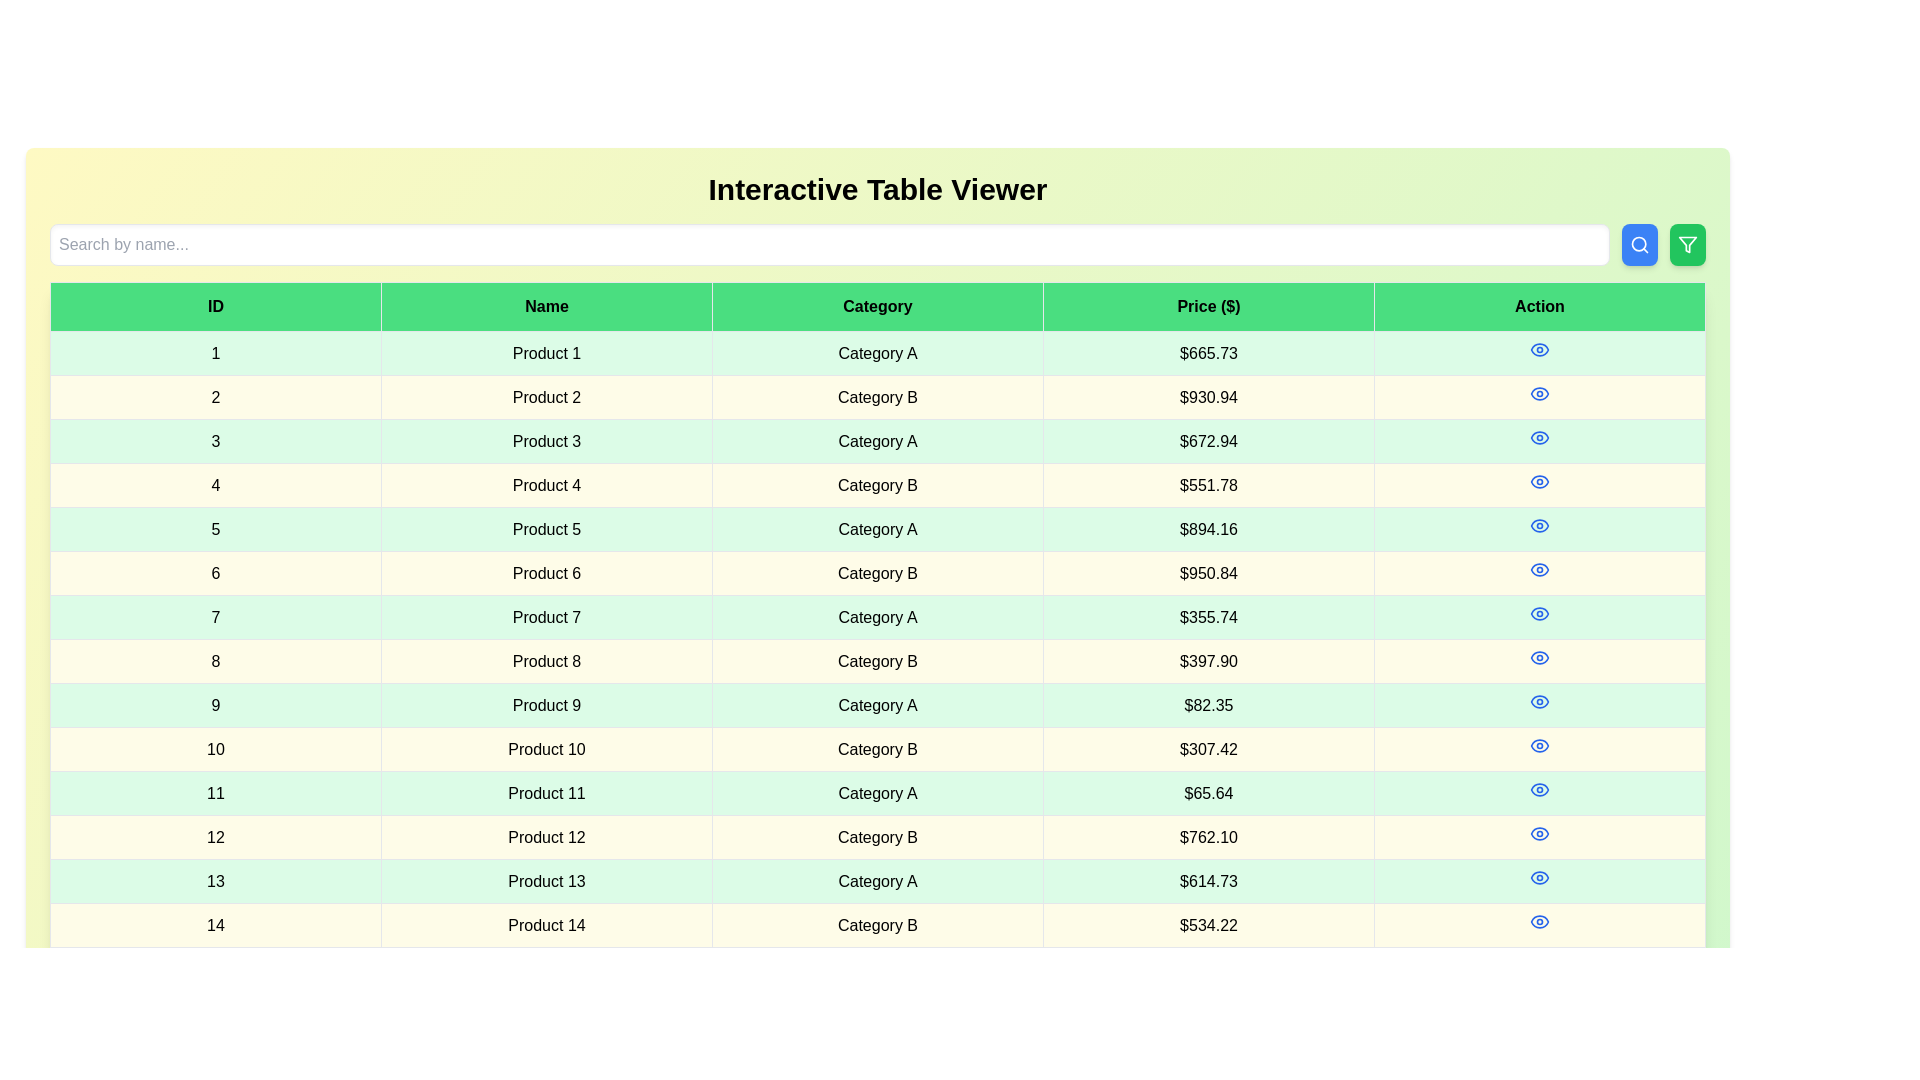 The image size is (1920, 1080). I want to click on 'Search' button to execute a search, so click(1640, 244).